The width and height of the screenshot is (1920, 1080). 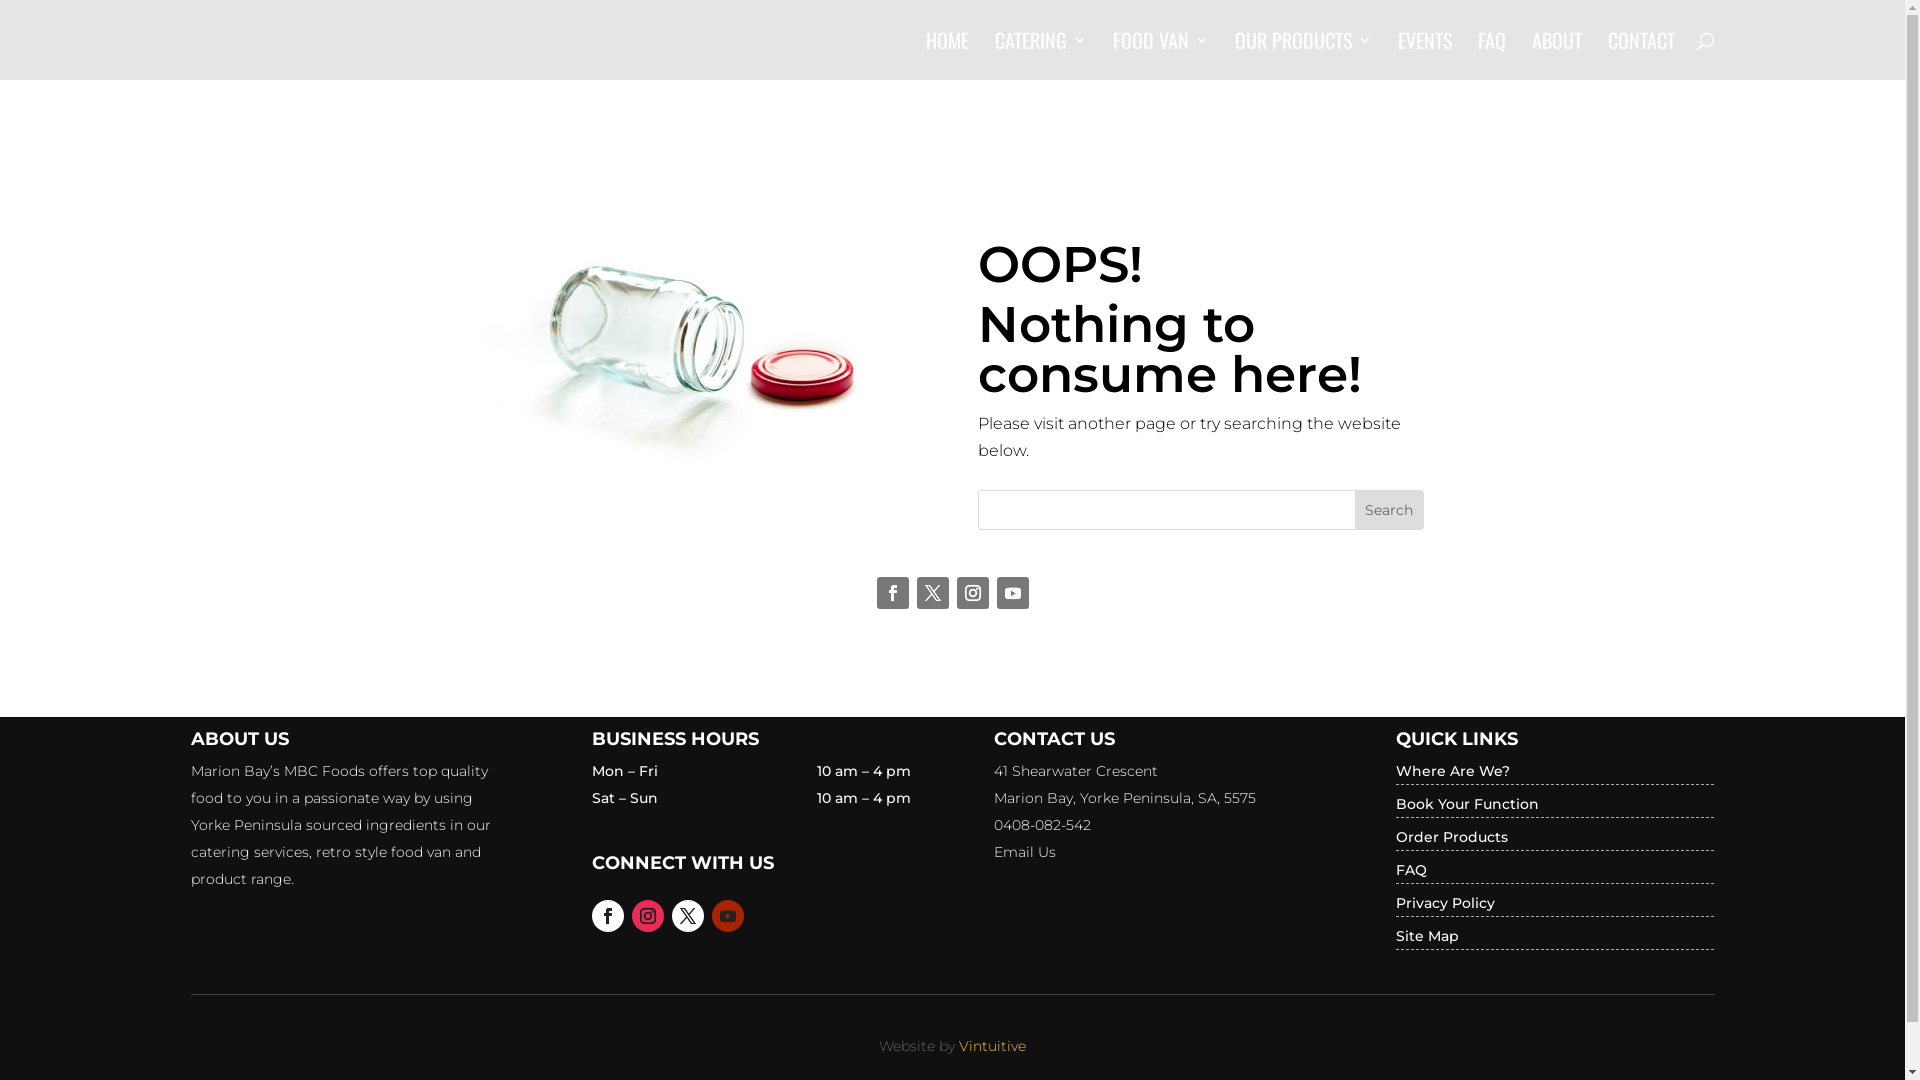 What do you see at coordinates (1387, 508) in the screenshot?
I see `'Search'` at bounding box center [1387, 508].